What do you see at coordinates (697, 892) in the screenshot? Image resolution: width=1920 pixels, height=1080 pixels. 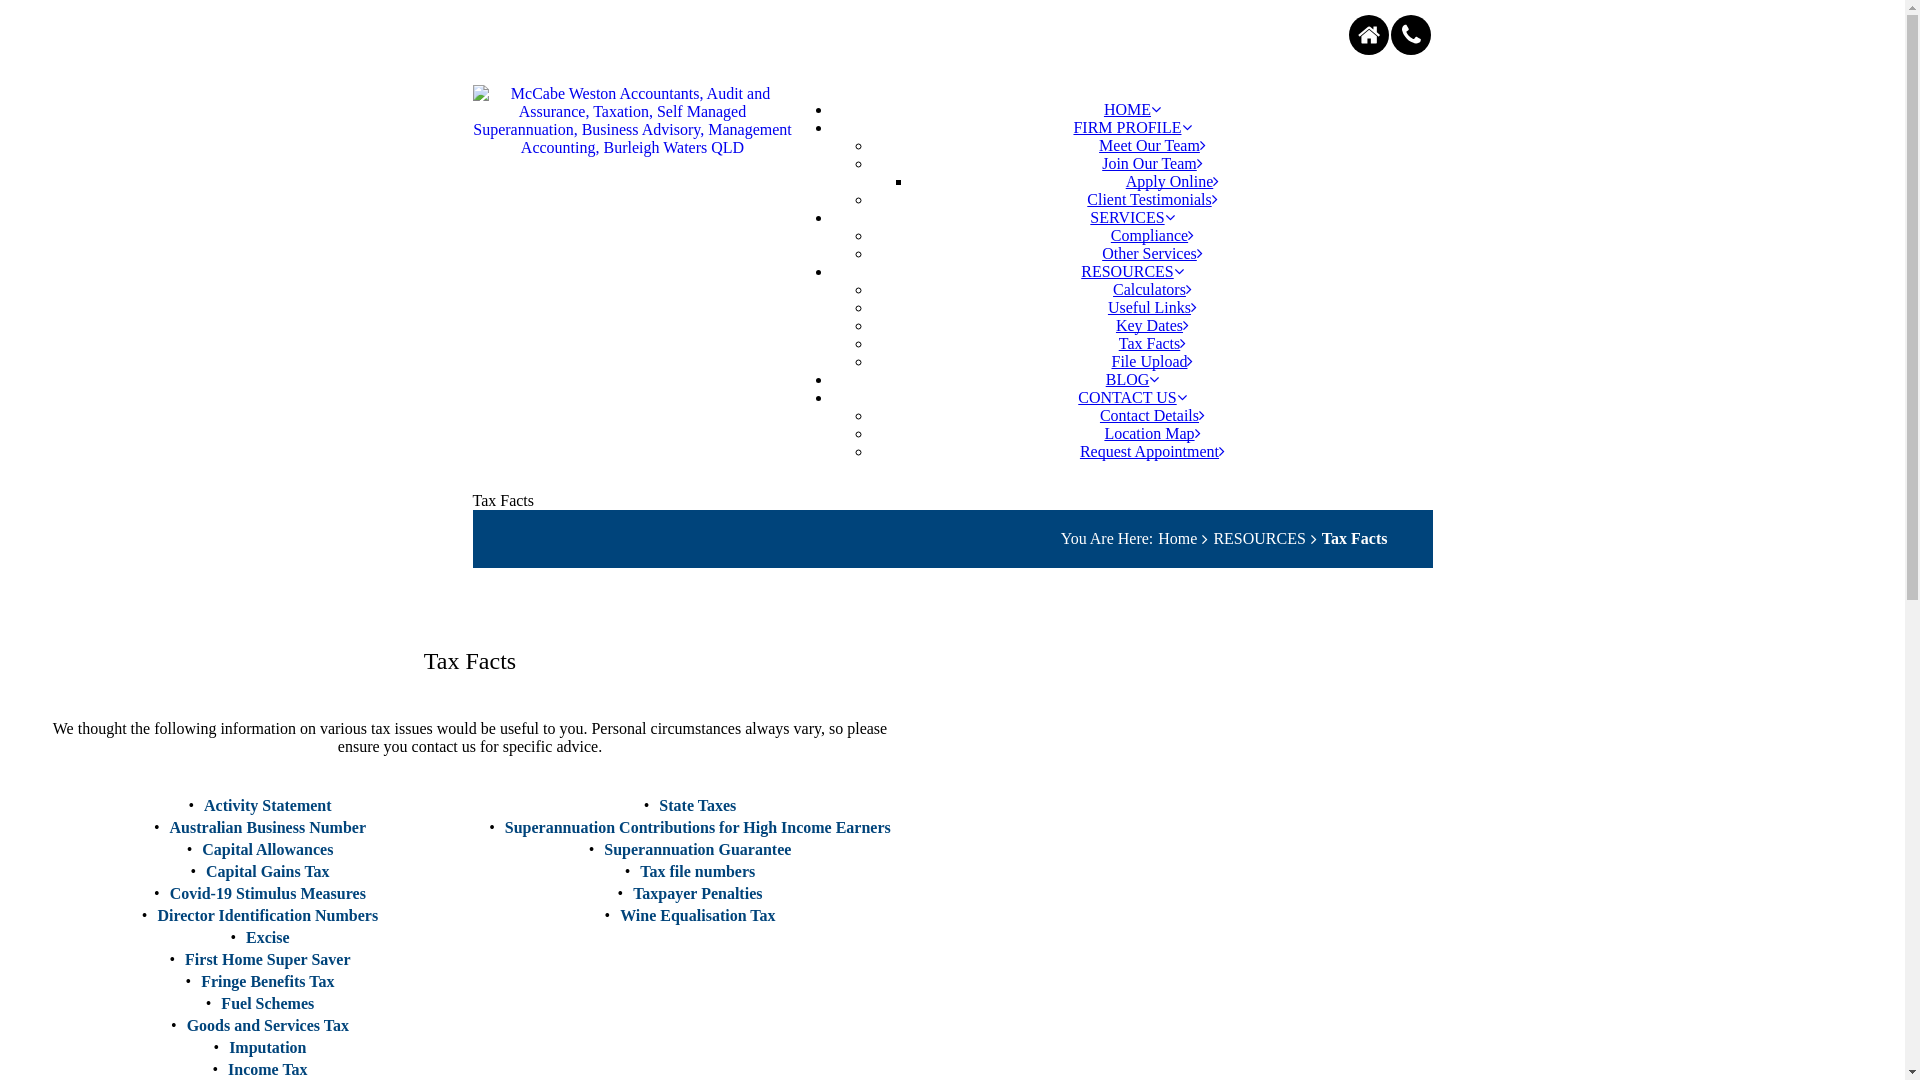 I see `'Taxpayer Penalties'` at bounding box center [697, 892].